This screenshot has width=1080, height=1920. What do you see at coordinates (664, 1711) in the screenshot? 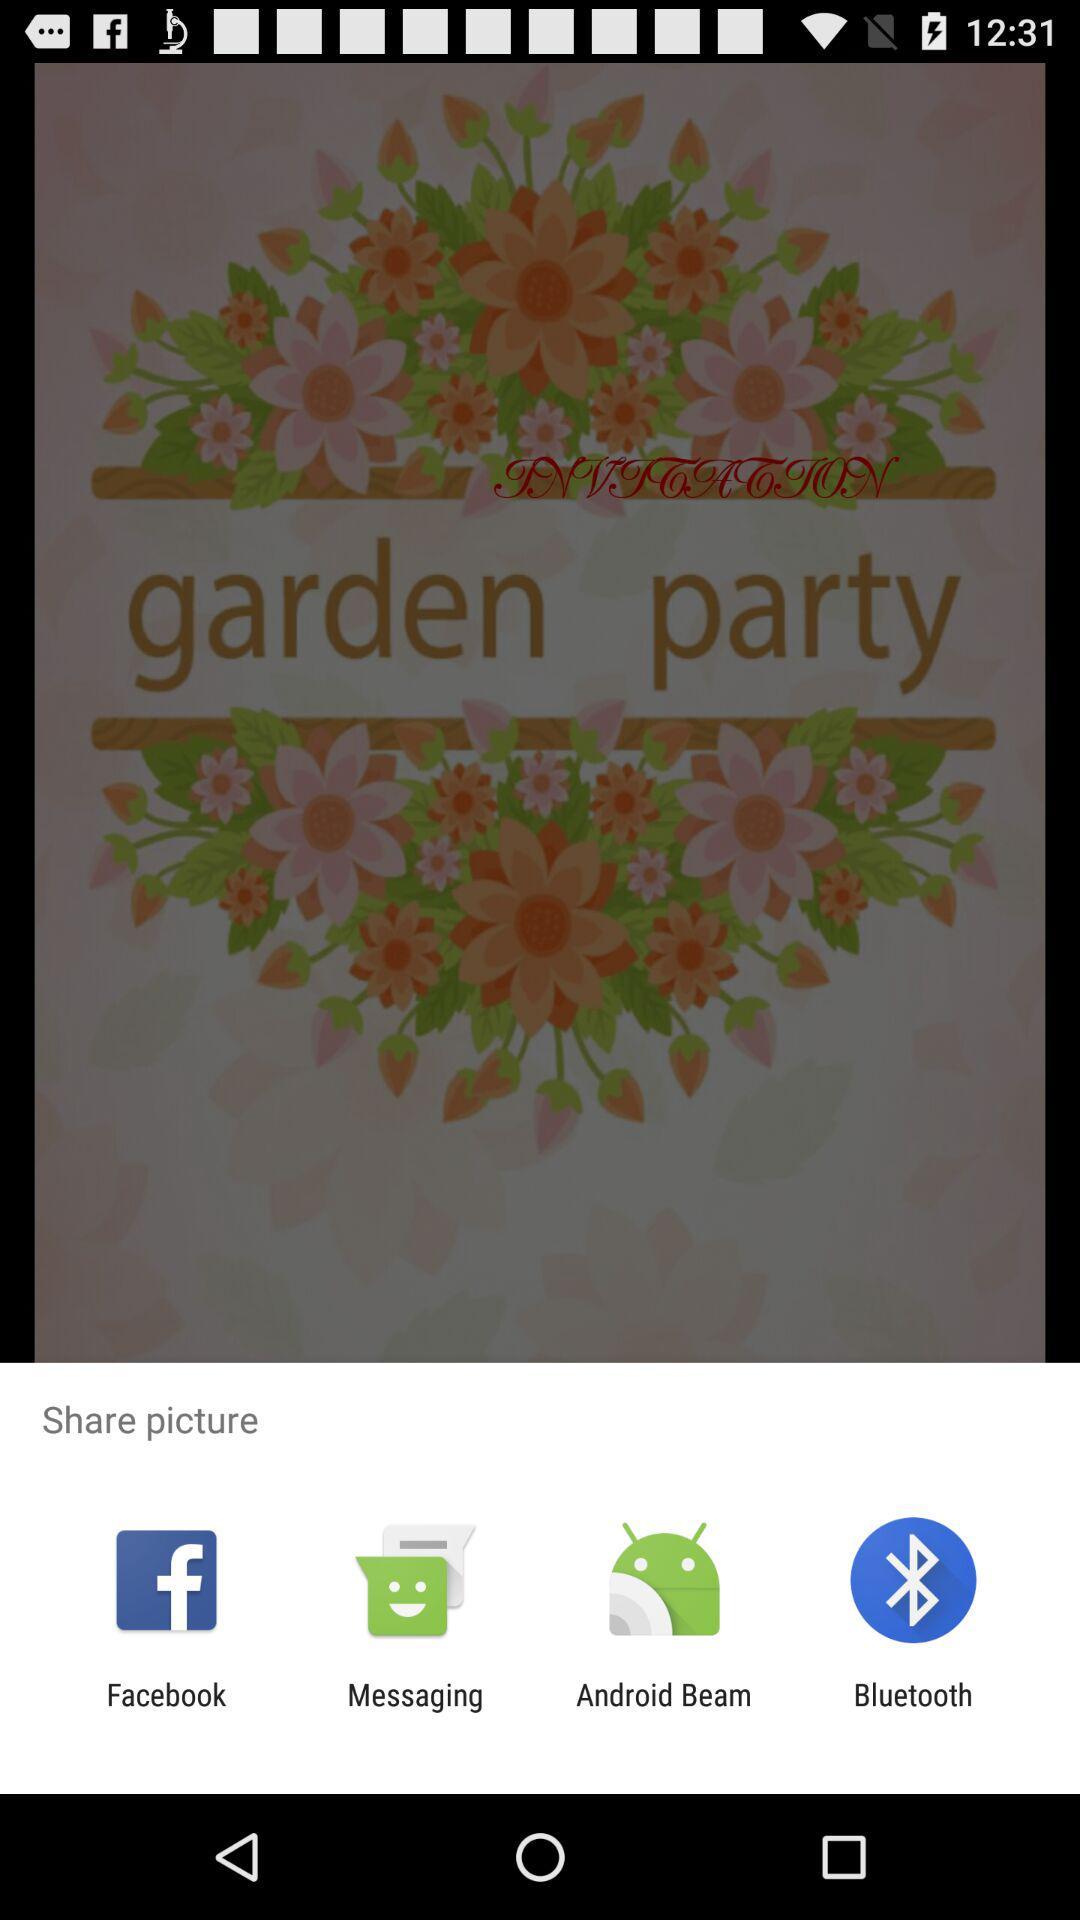
I see `android beam item` at bounding box center [664, 1711].